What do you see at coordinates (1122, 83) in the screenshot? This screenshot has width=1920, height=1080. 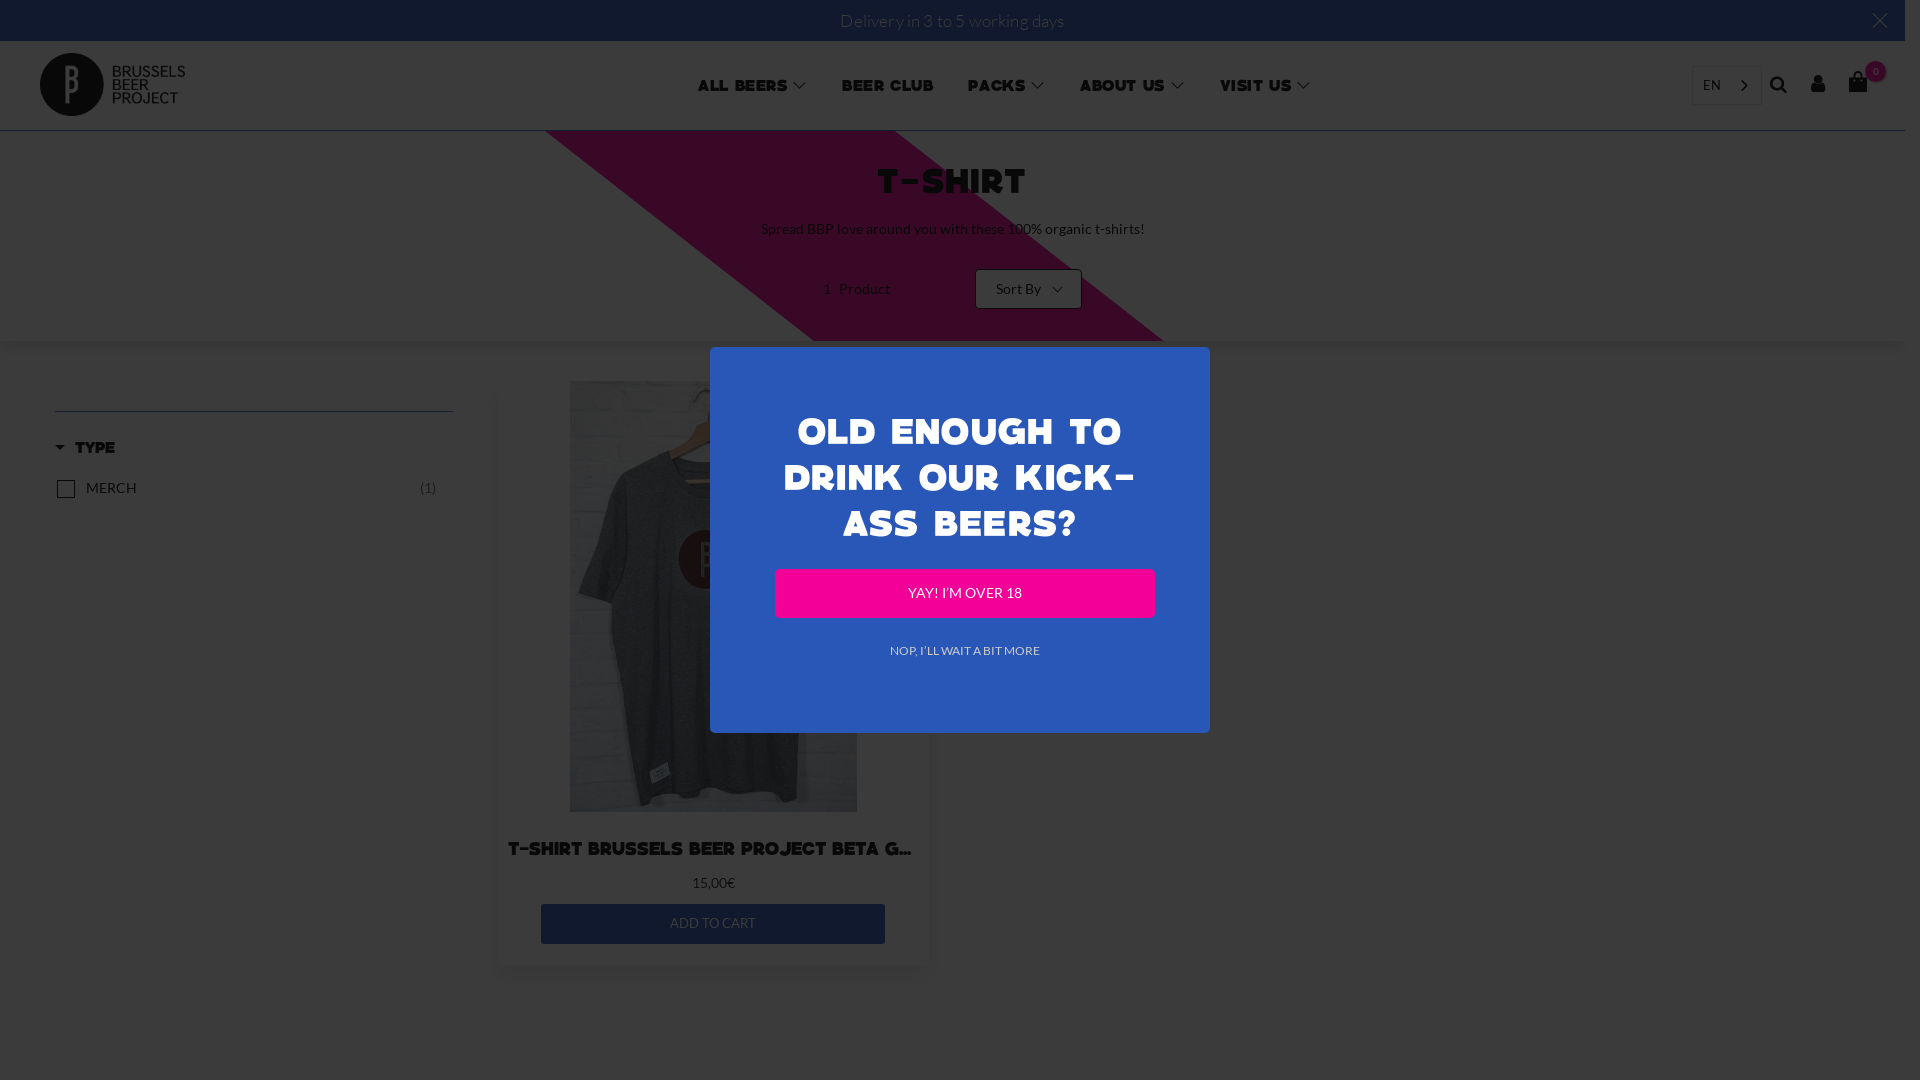 I see `'About us'` at bounding box center [1122, 83].